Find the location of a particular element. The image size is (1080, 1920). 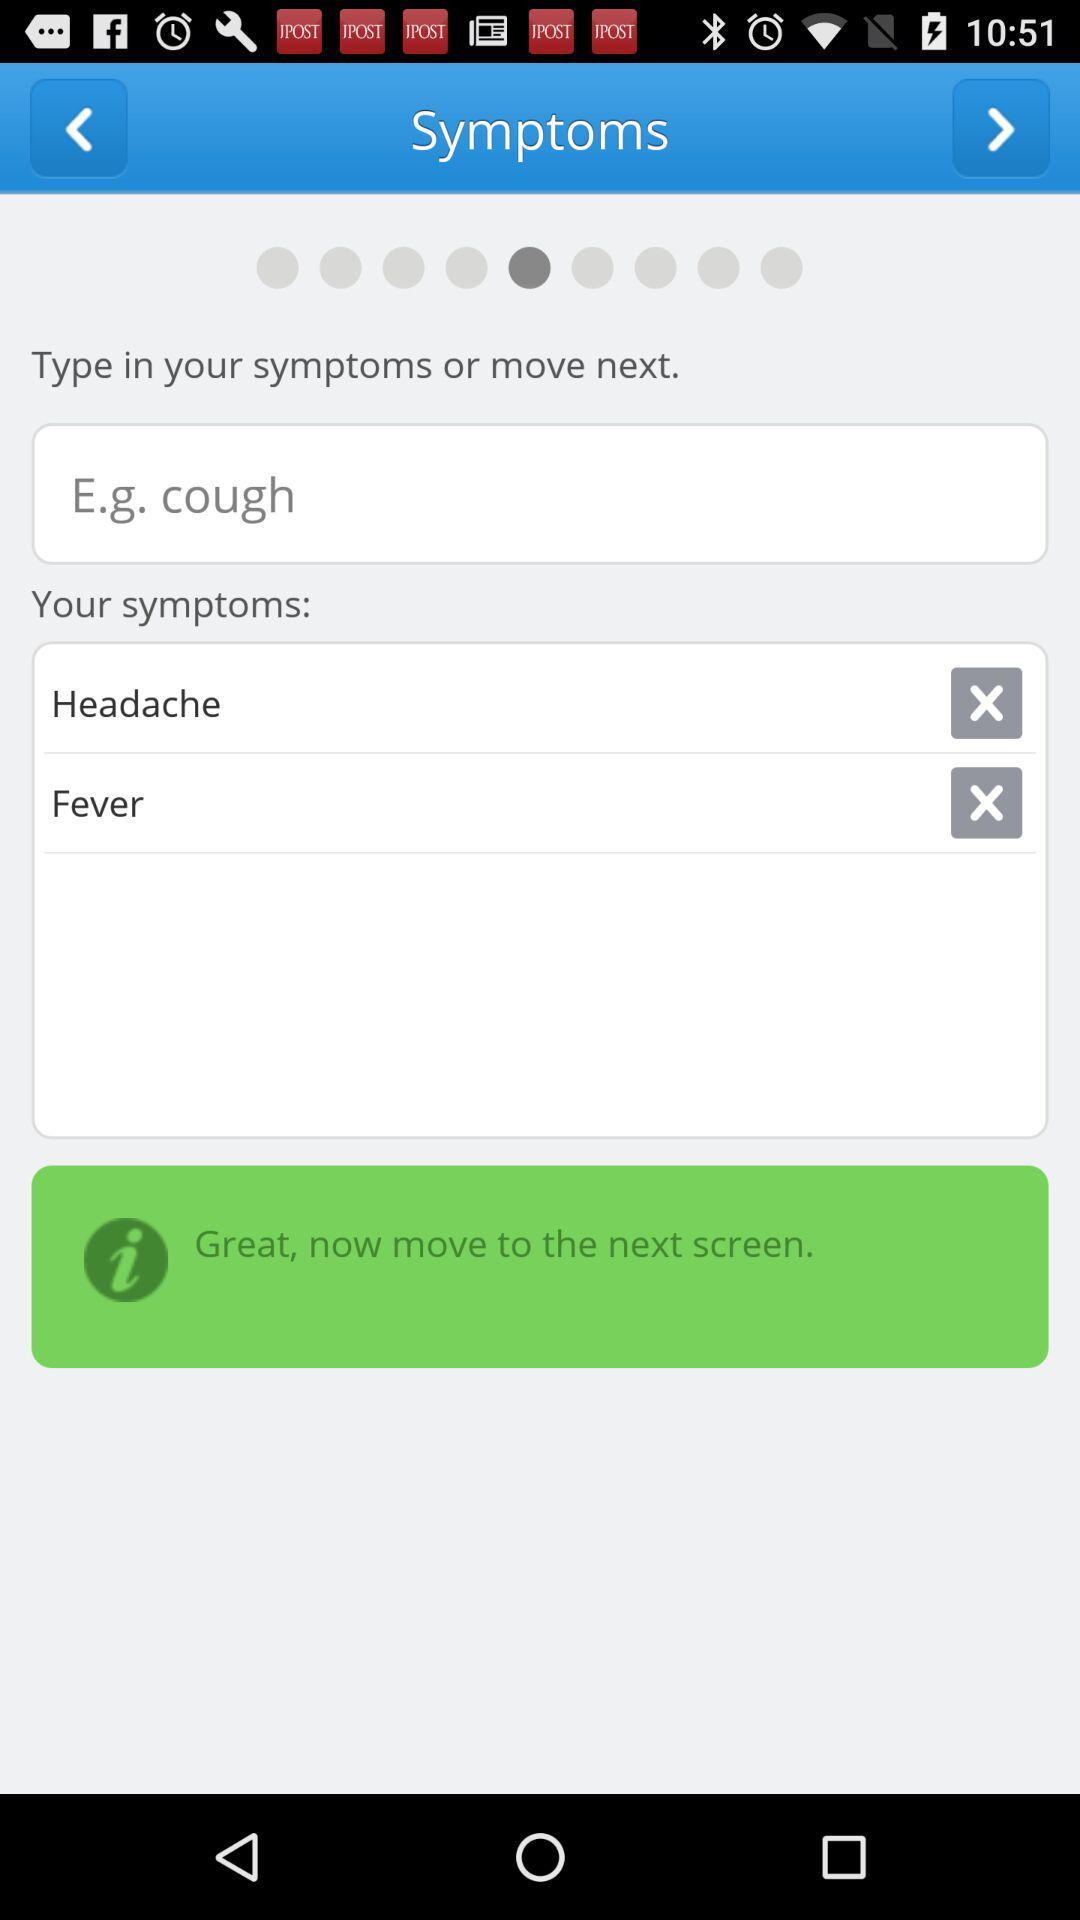

close is located at coordinates (985, 703).